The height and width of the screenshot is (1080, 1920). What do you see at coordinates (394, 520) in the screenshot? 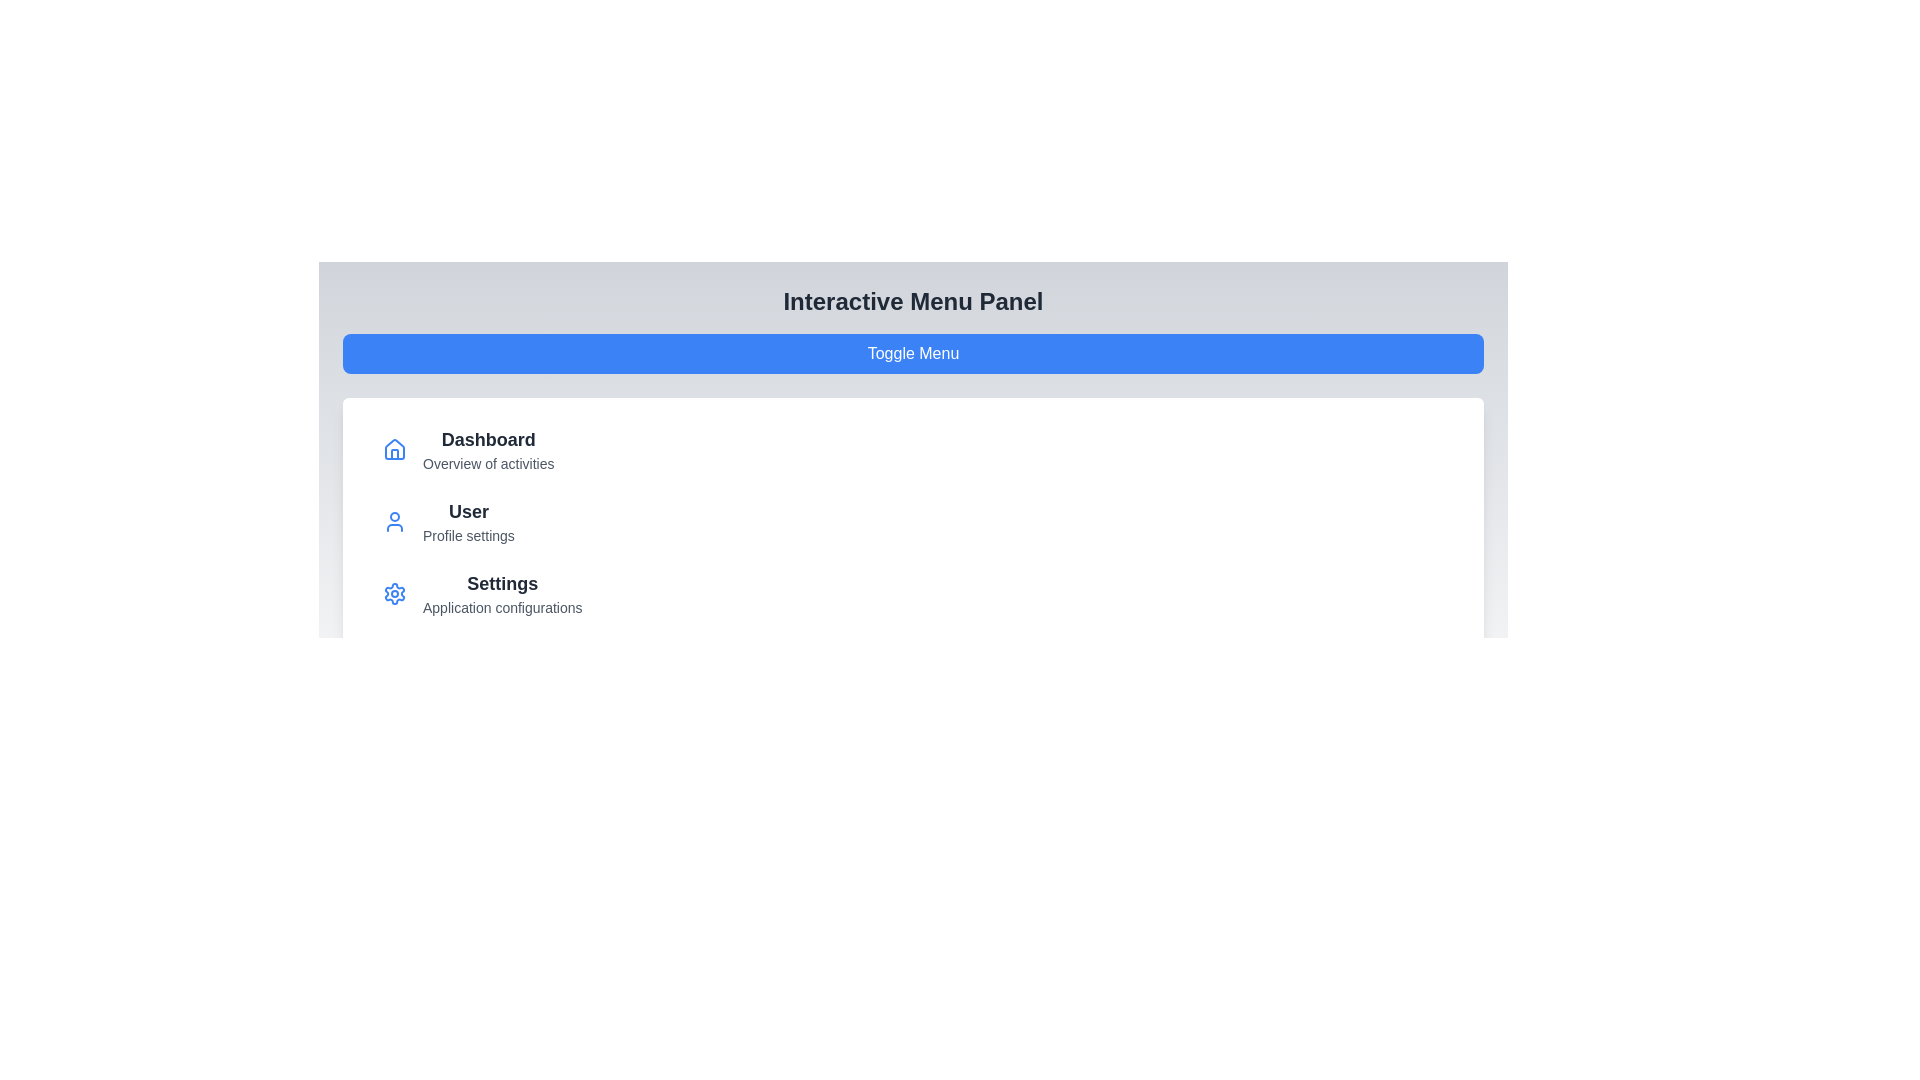
I see `the icon associated with the menu item labeled User` at bounding box center [394, 520].